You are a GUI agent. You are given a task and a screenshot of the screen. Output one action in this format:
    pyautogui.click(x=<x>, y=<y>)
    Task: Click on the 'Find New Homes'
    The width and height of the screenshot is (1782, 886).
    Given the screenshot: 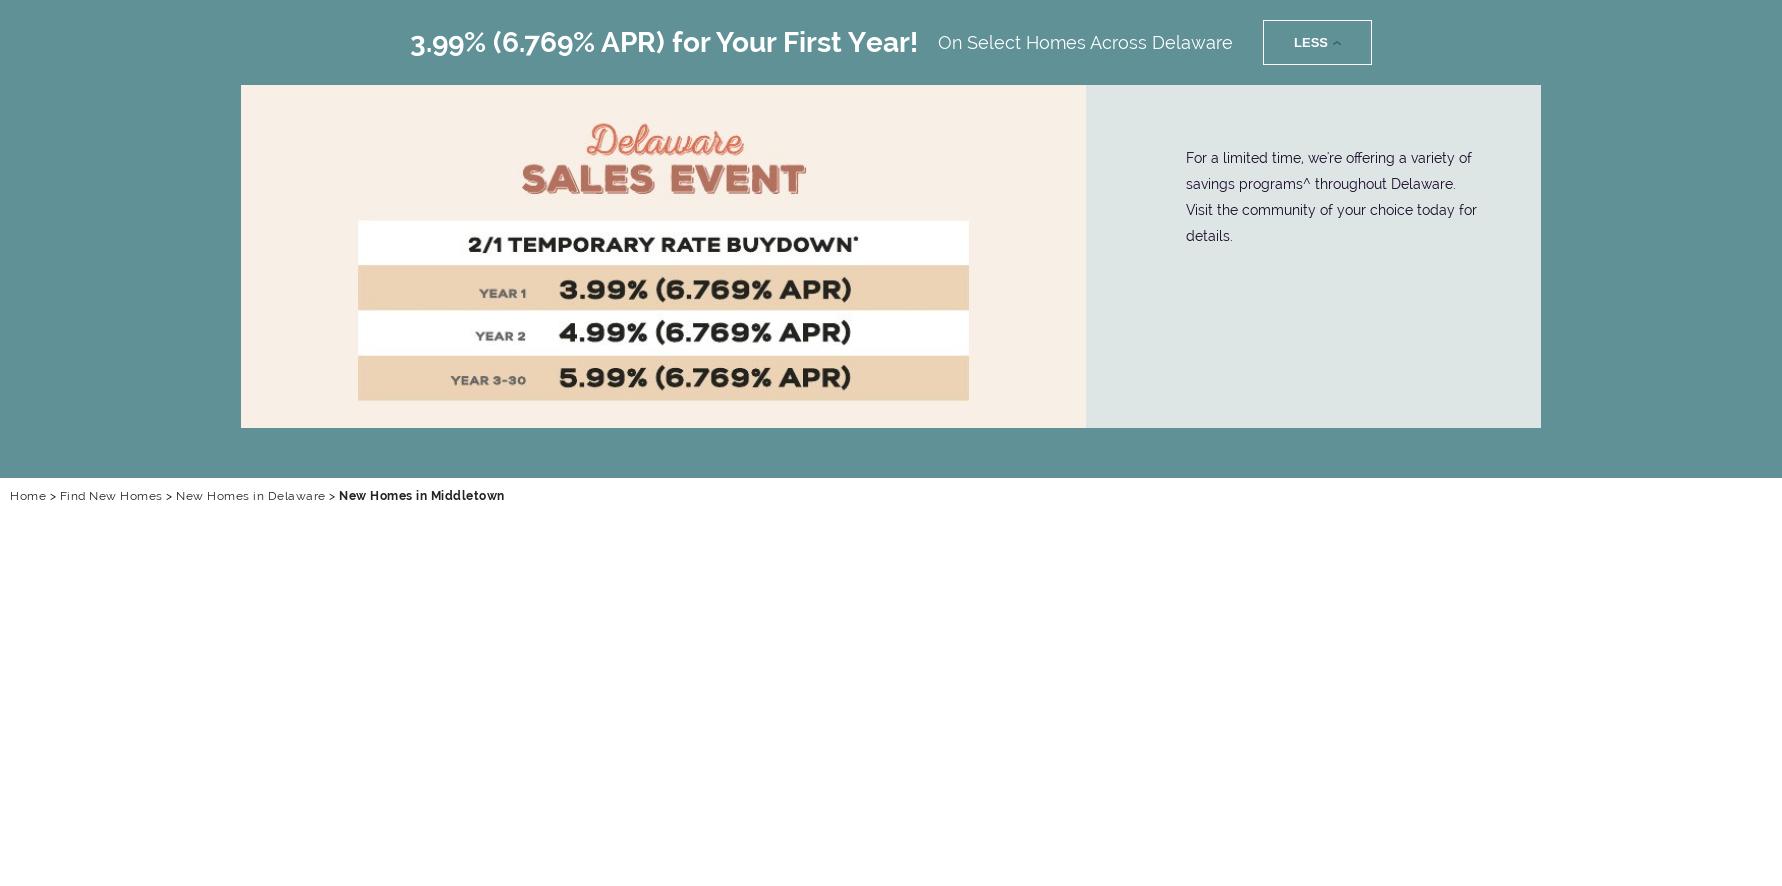 What is the action you would take?
    pyautogui.click(x=109, y=494)
    